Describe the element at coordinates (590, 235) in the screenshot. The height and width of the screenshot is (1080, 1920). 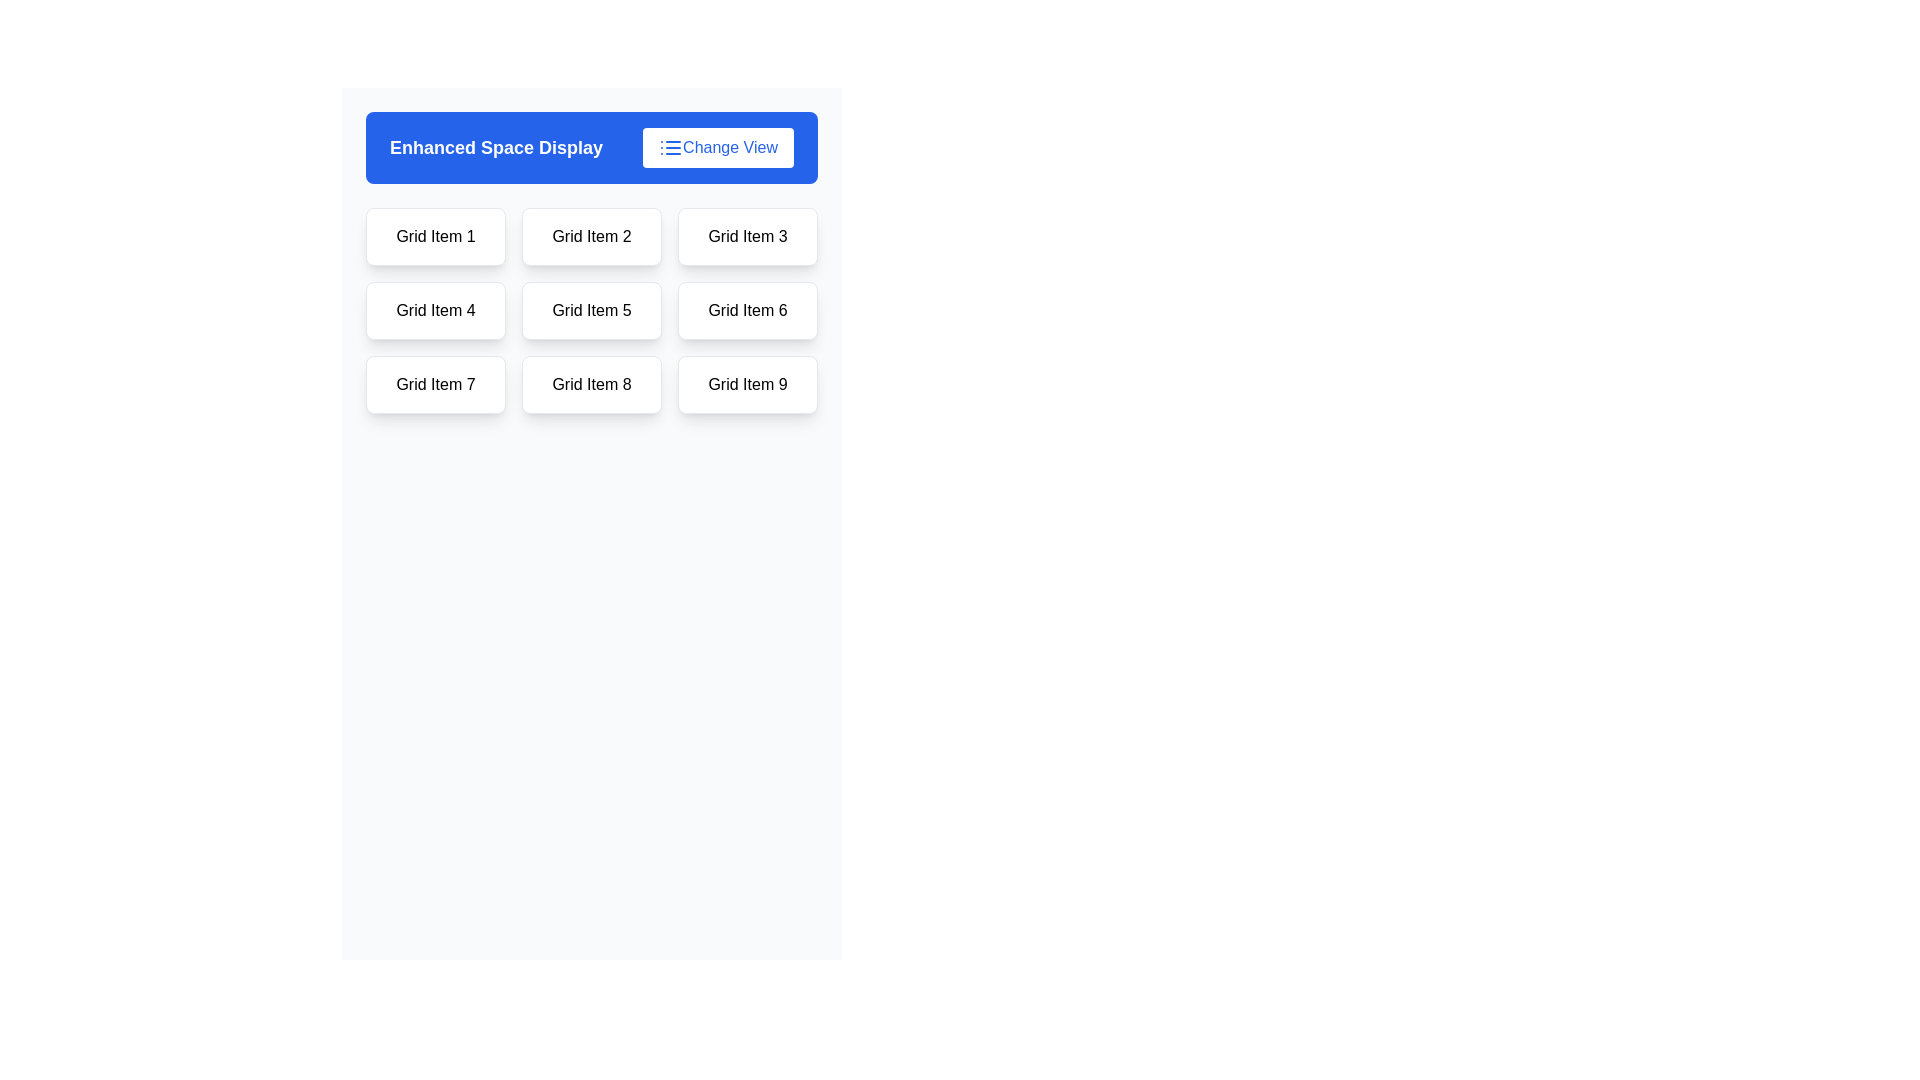
I see `the static grid cell displaying 'Grid Item 2', which is the second item in the first row of the grid located below the blue header 'Enhanced Space Display'` at that location.